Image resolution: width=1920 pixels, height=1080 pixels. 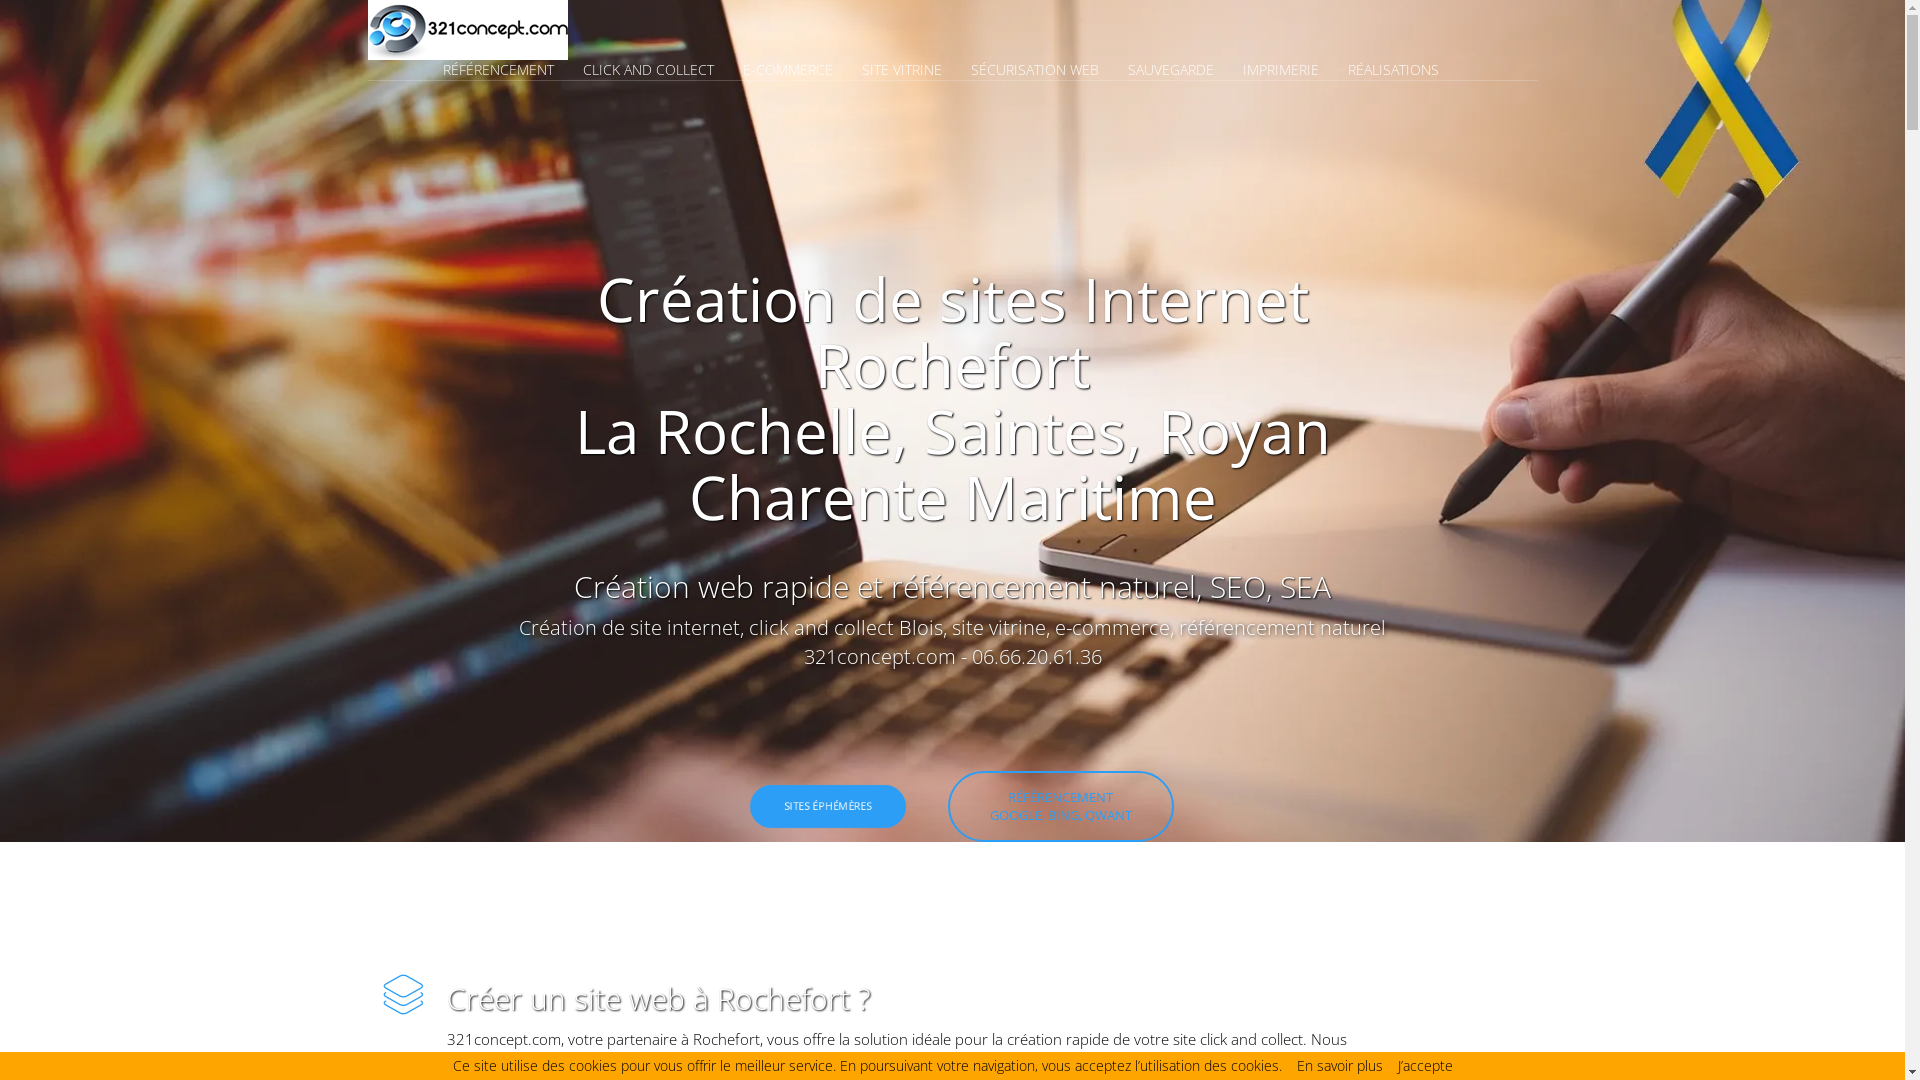 I want to click on 'SAUVEGARDE', so click(x=1183, y=68).